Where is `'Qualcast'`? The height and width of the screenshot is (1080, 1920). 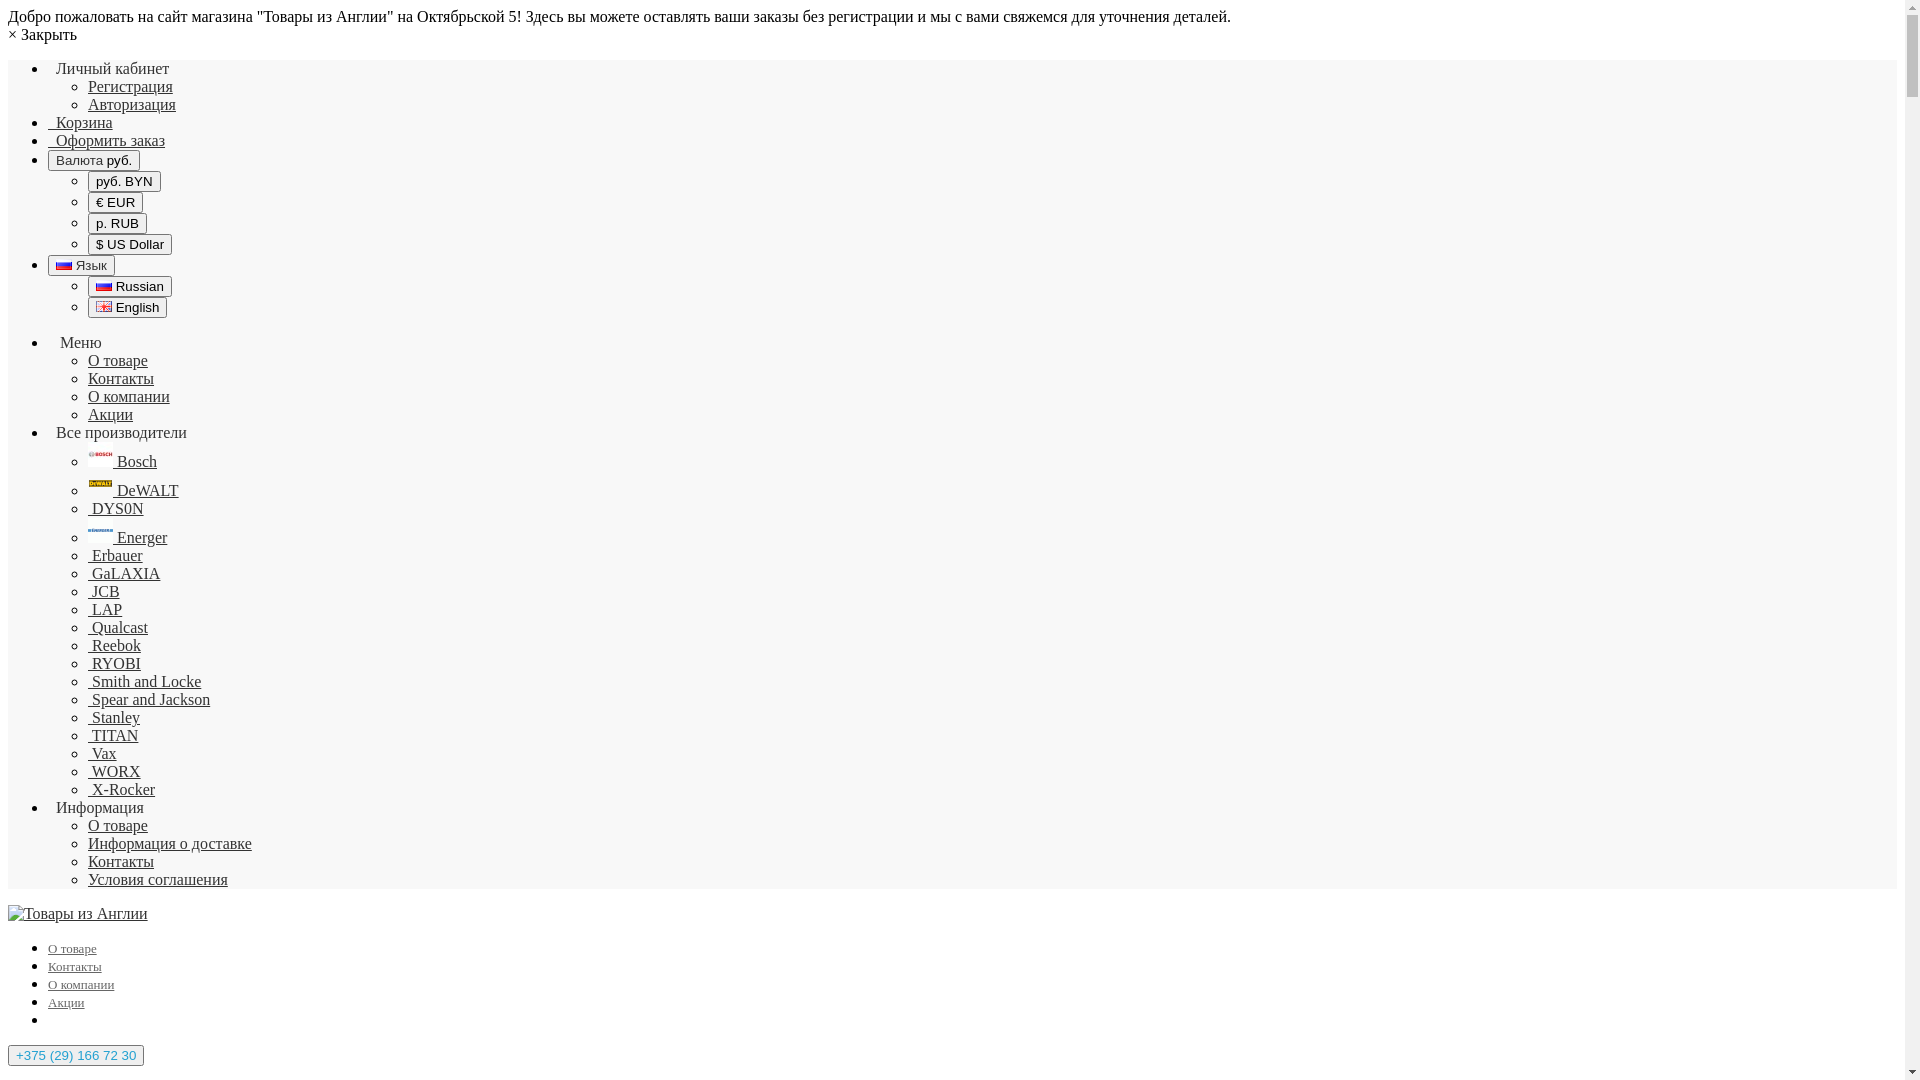
'Qualcast' is located at coordinates (117, 626).